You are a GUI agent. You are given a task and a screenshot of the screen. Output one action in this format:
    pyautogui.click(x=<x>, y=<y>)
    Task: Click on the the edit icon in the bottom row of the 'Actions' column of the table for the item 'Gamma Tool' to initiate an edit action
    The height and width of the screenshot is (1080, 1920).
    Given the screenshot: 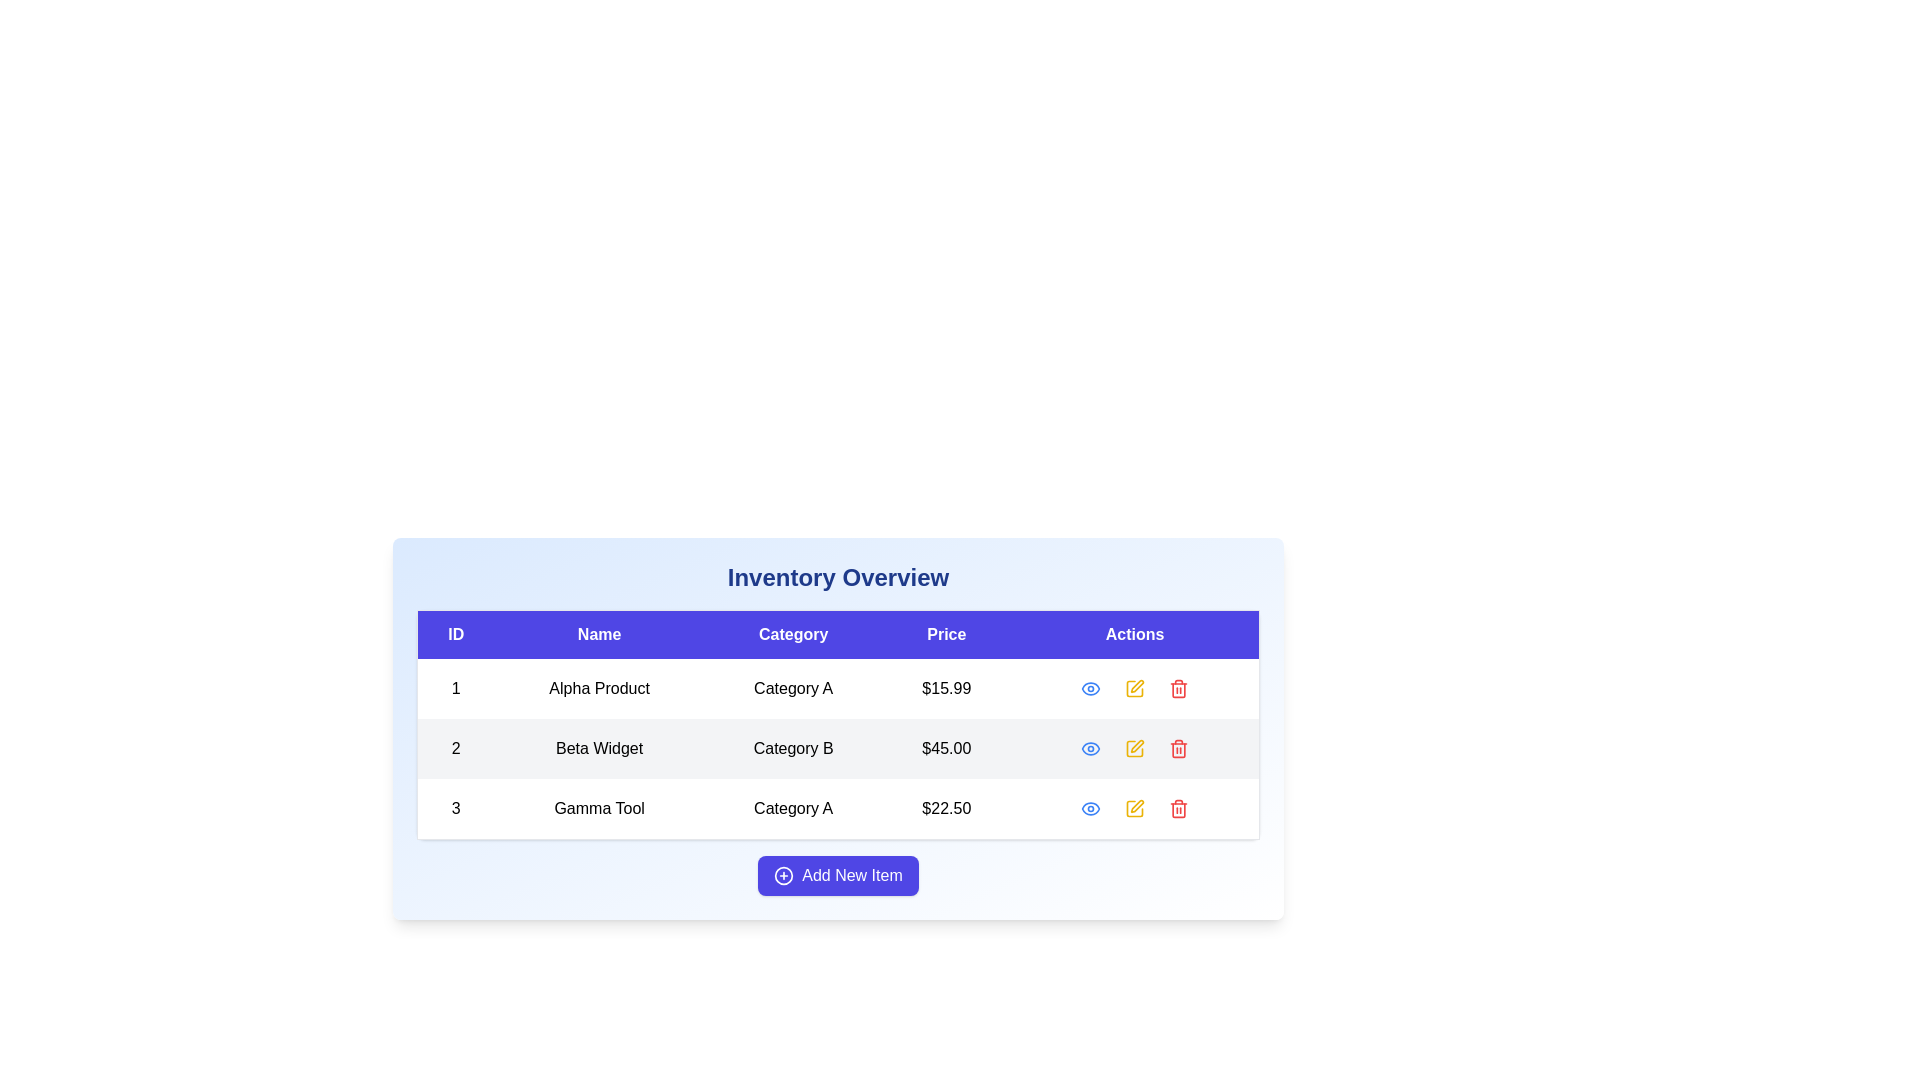 What is the action you would take?
    pyautogui.click(x=1137, y=805)
    